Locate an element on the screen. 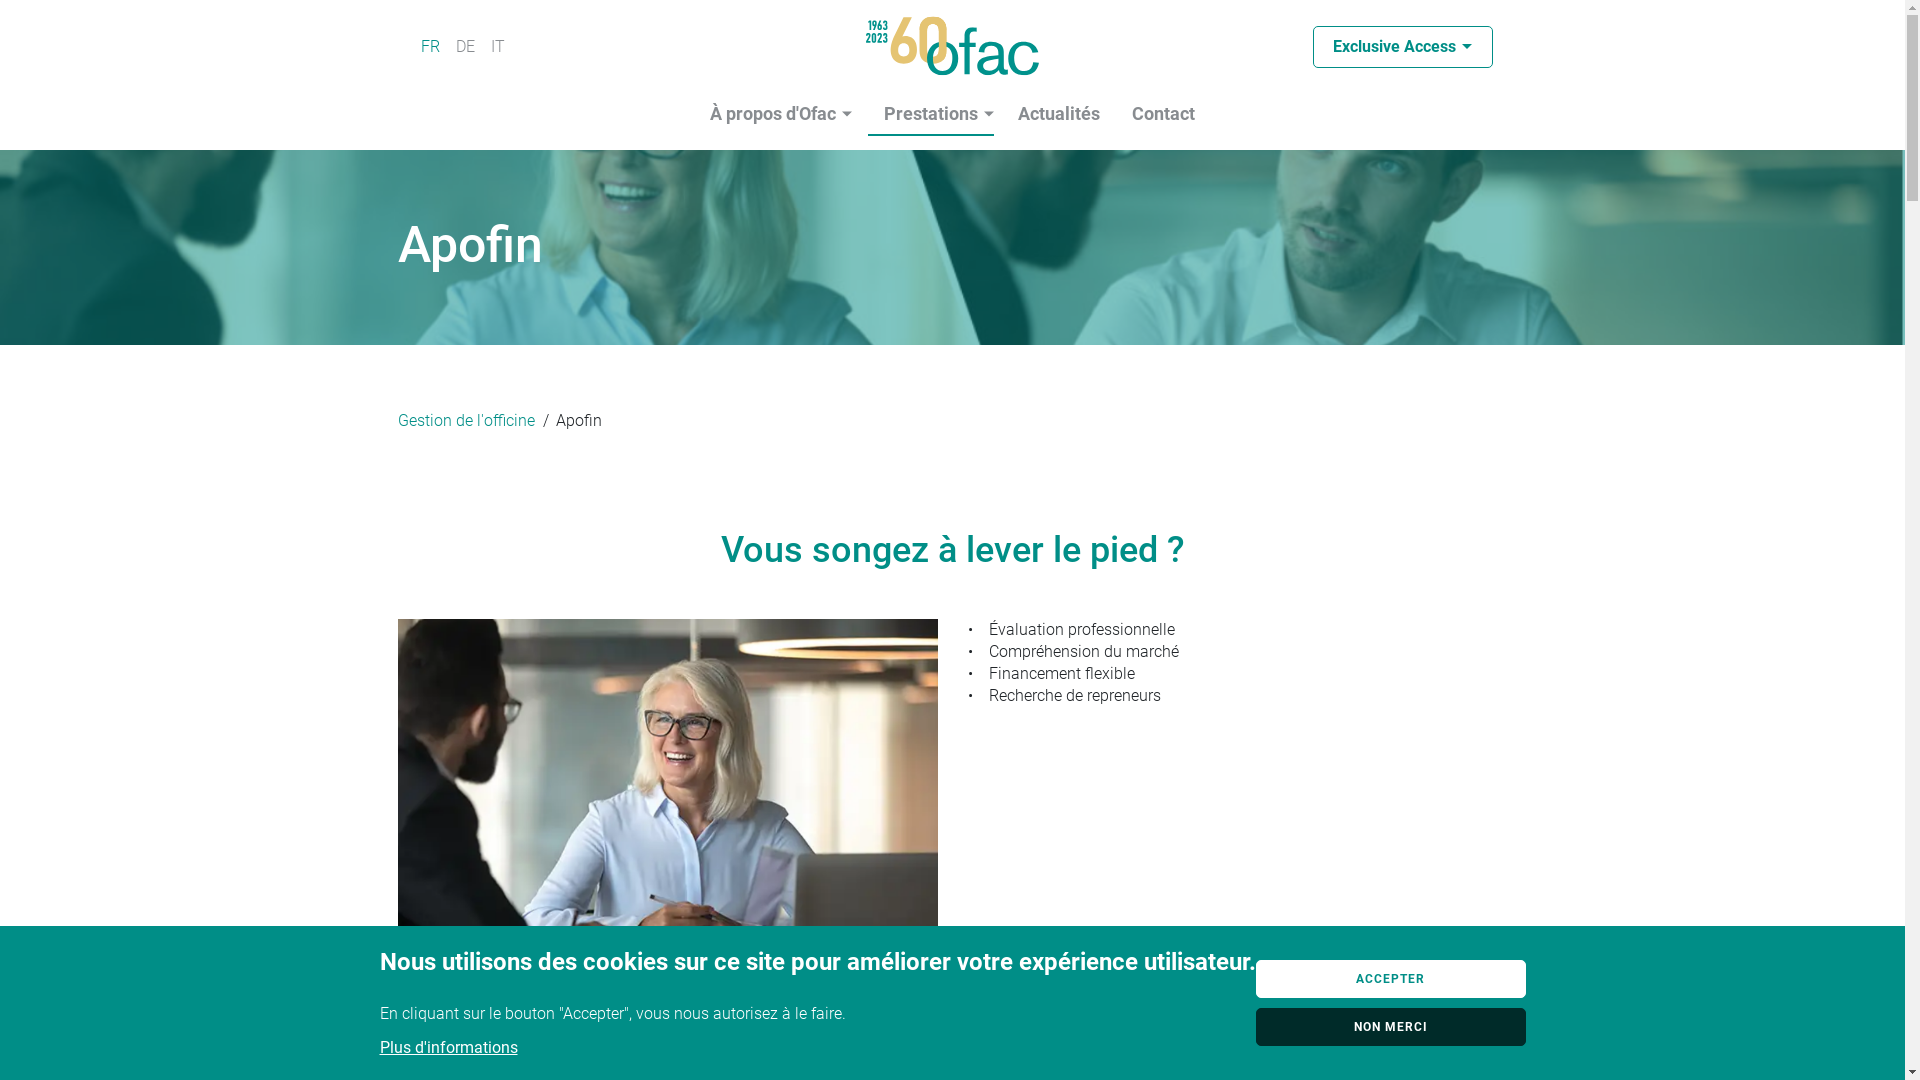  'Prestations' is located at coordinates (930, 115).